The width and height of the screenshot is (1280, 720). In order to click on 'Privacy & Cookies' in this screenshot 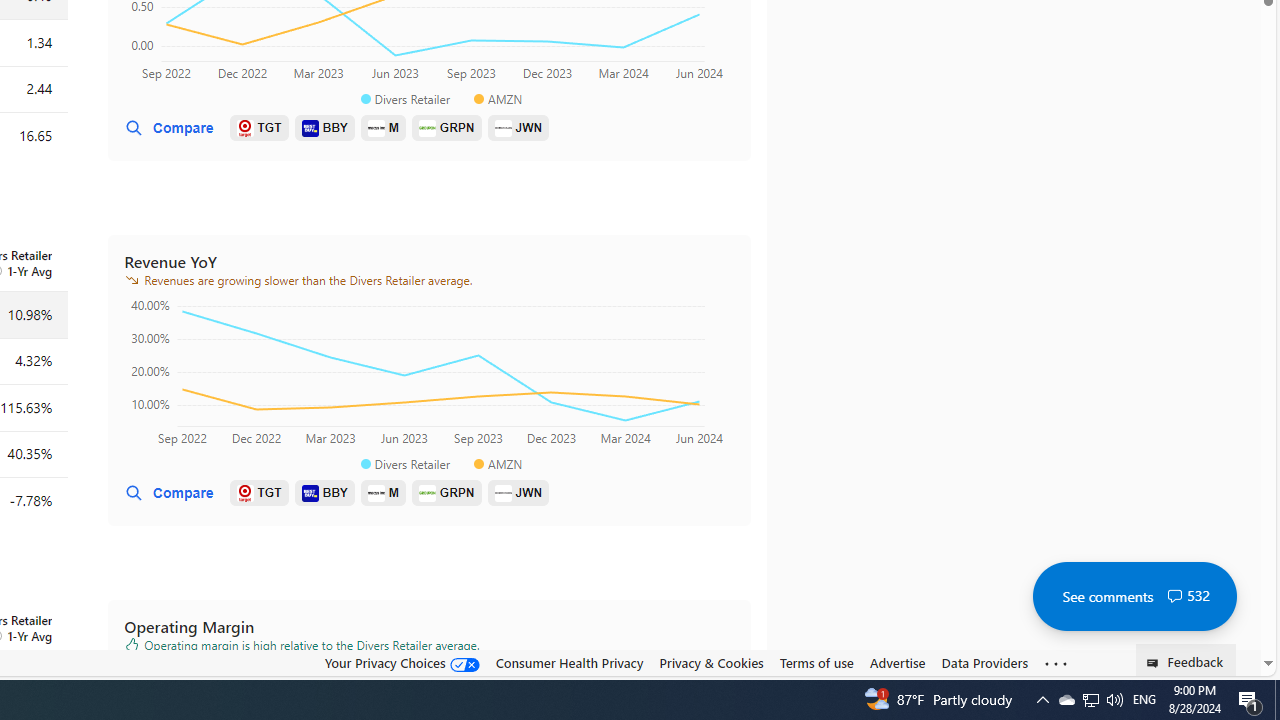, I will do `click(711, 663)`.